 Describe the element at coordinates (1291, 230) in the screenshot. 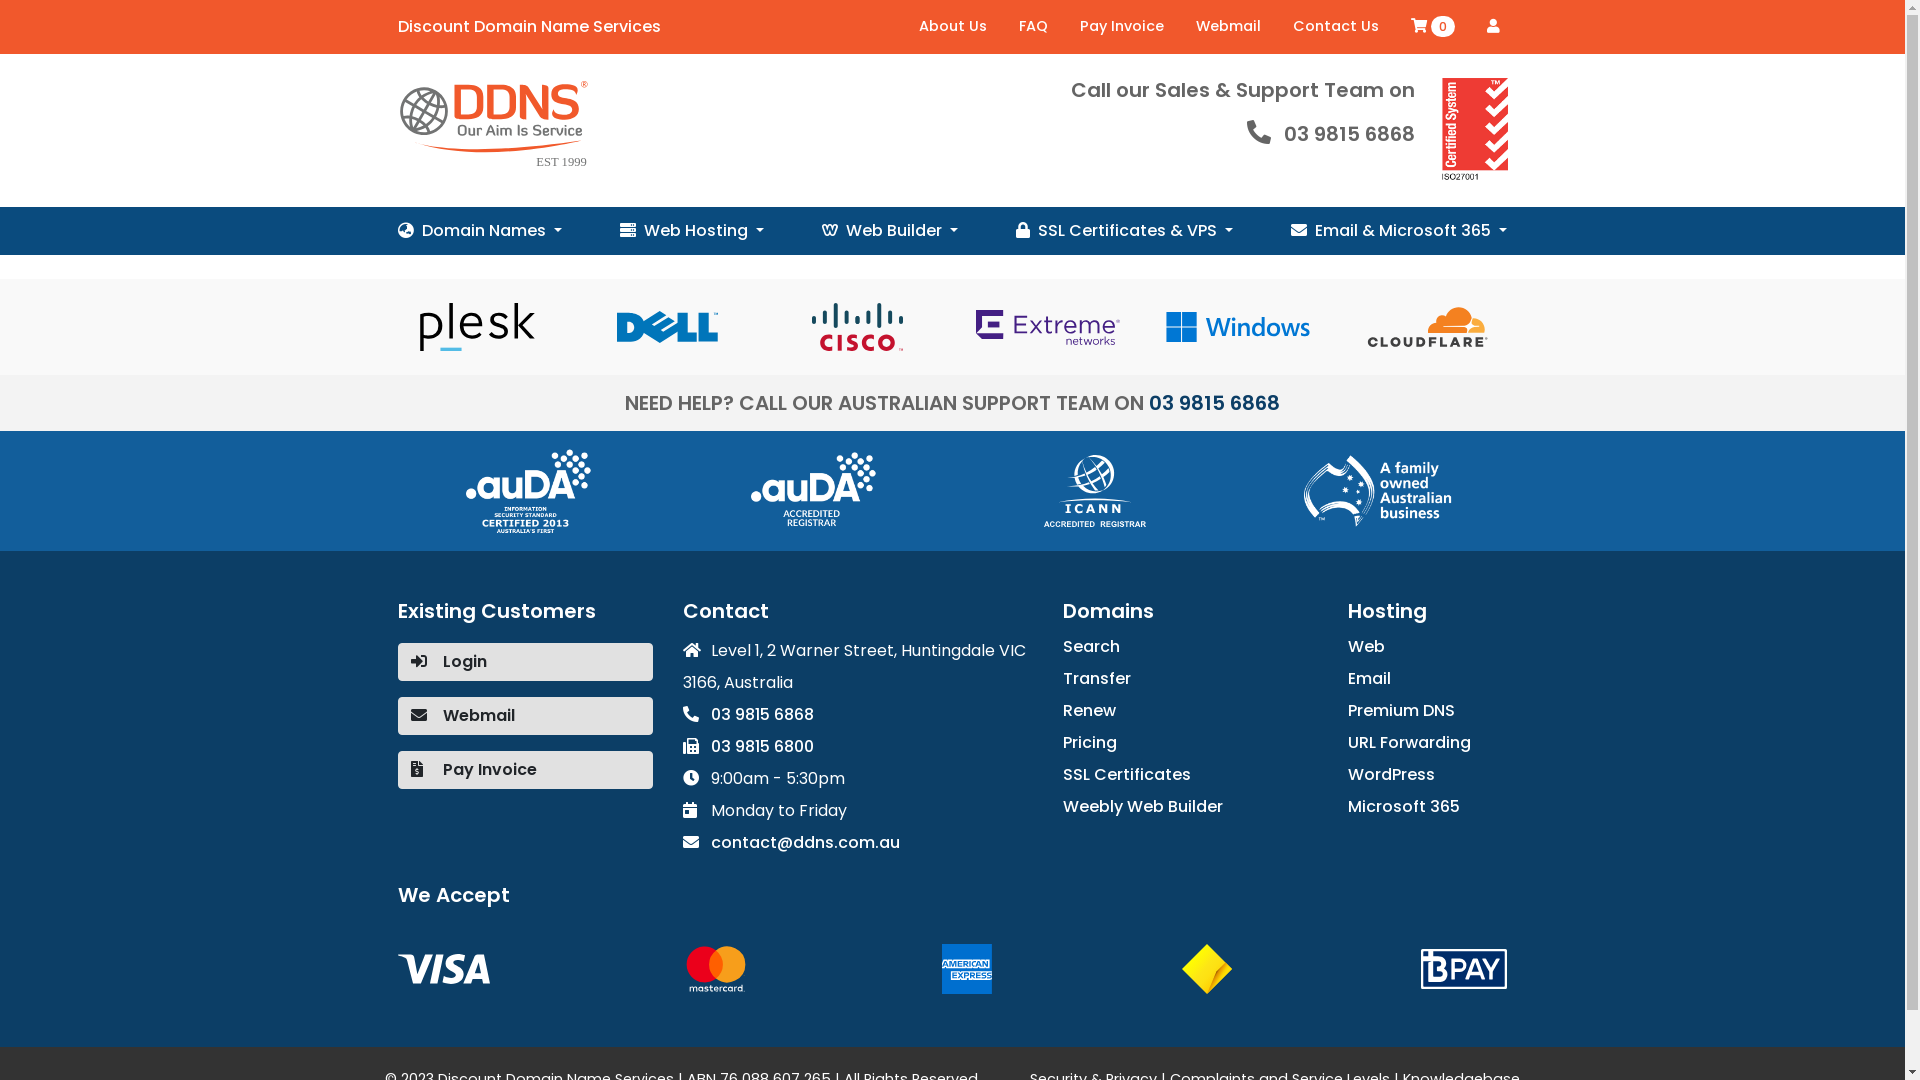

I see `'Email & Microsoft 365'` at that location.